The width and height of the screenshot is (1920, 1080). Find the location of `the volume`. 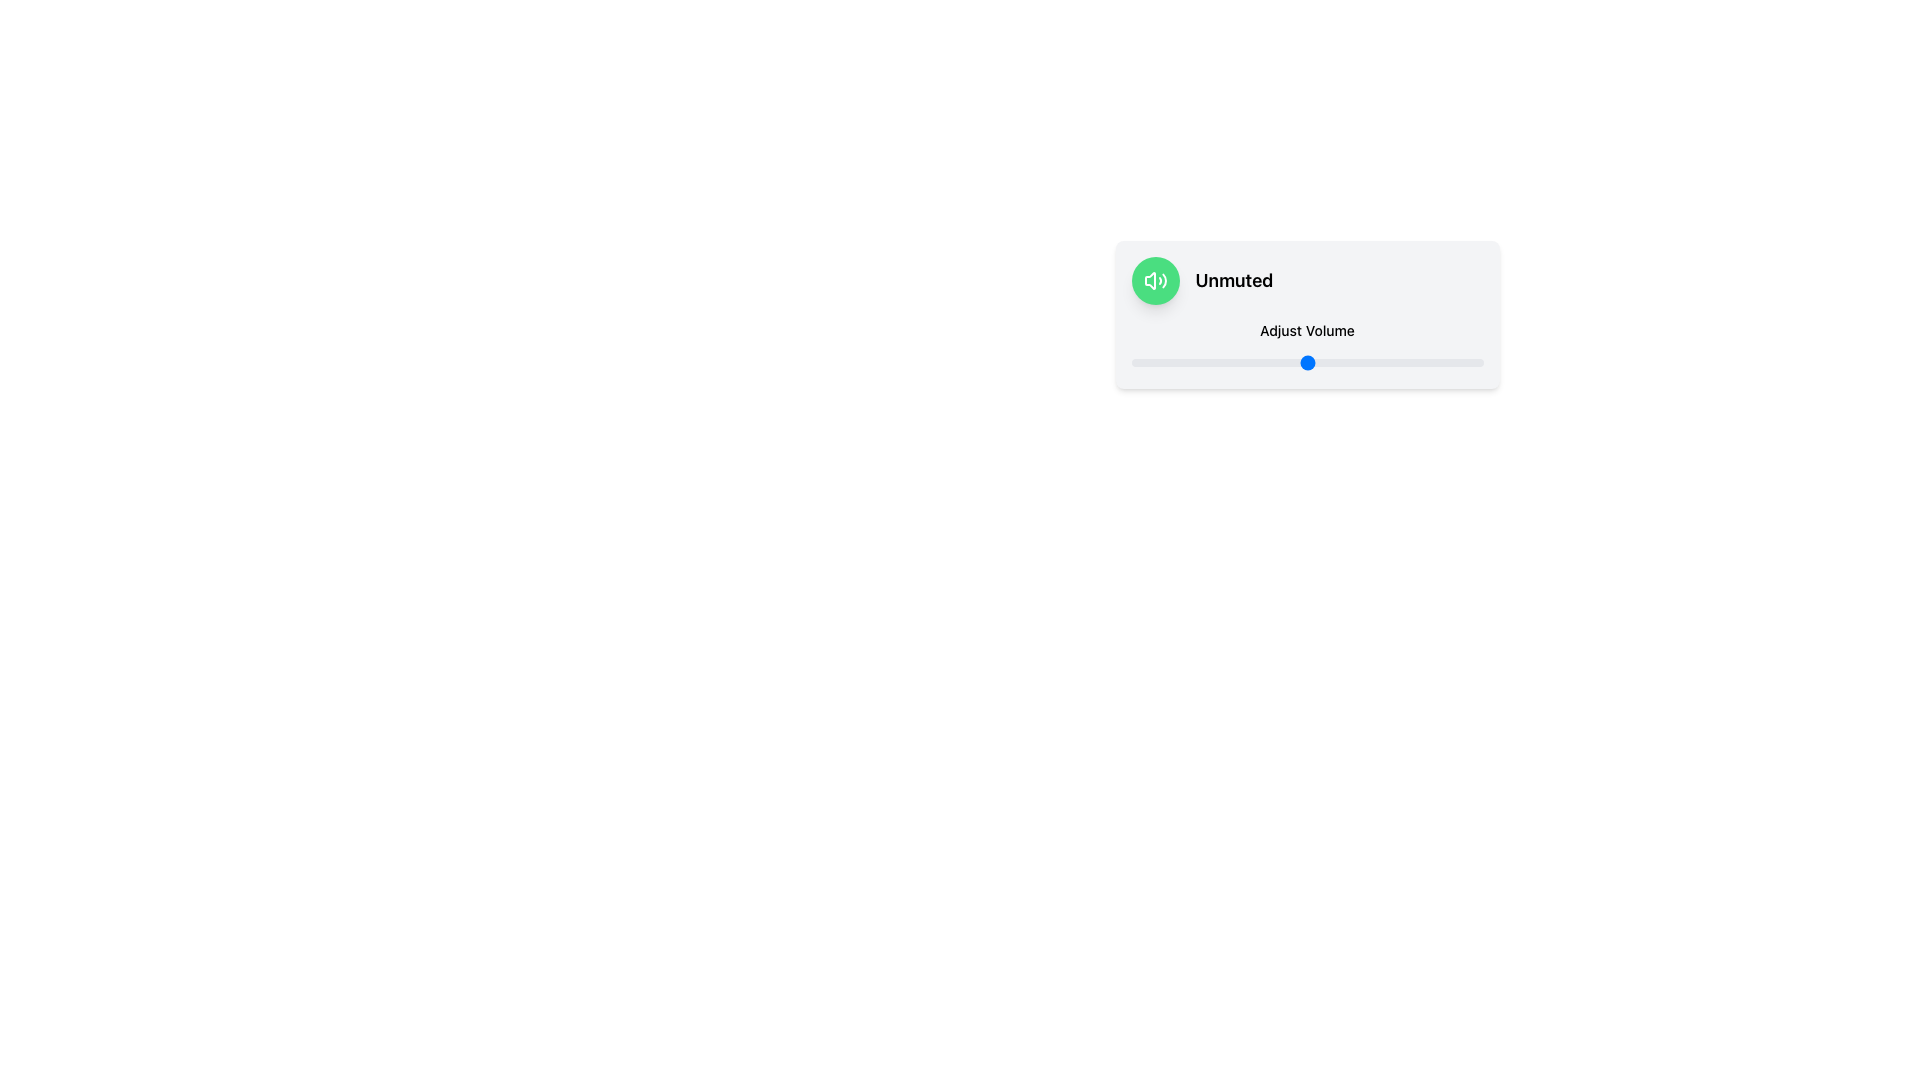

the volume is located at coordinates (1170, 362).